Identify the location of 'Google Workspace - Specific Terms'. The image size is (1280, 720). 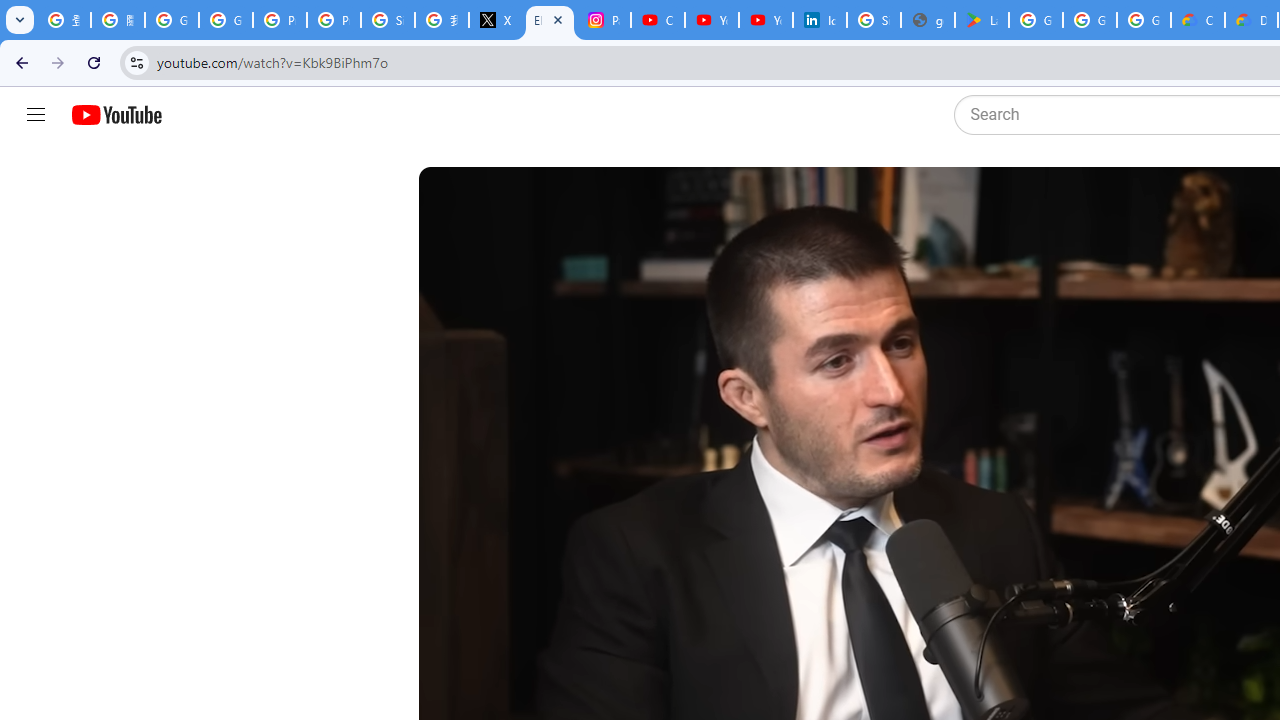
(1088, 20).